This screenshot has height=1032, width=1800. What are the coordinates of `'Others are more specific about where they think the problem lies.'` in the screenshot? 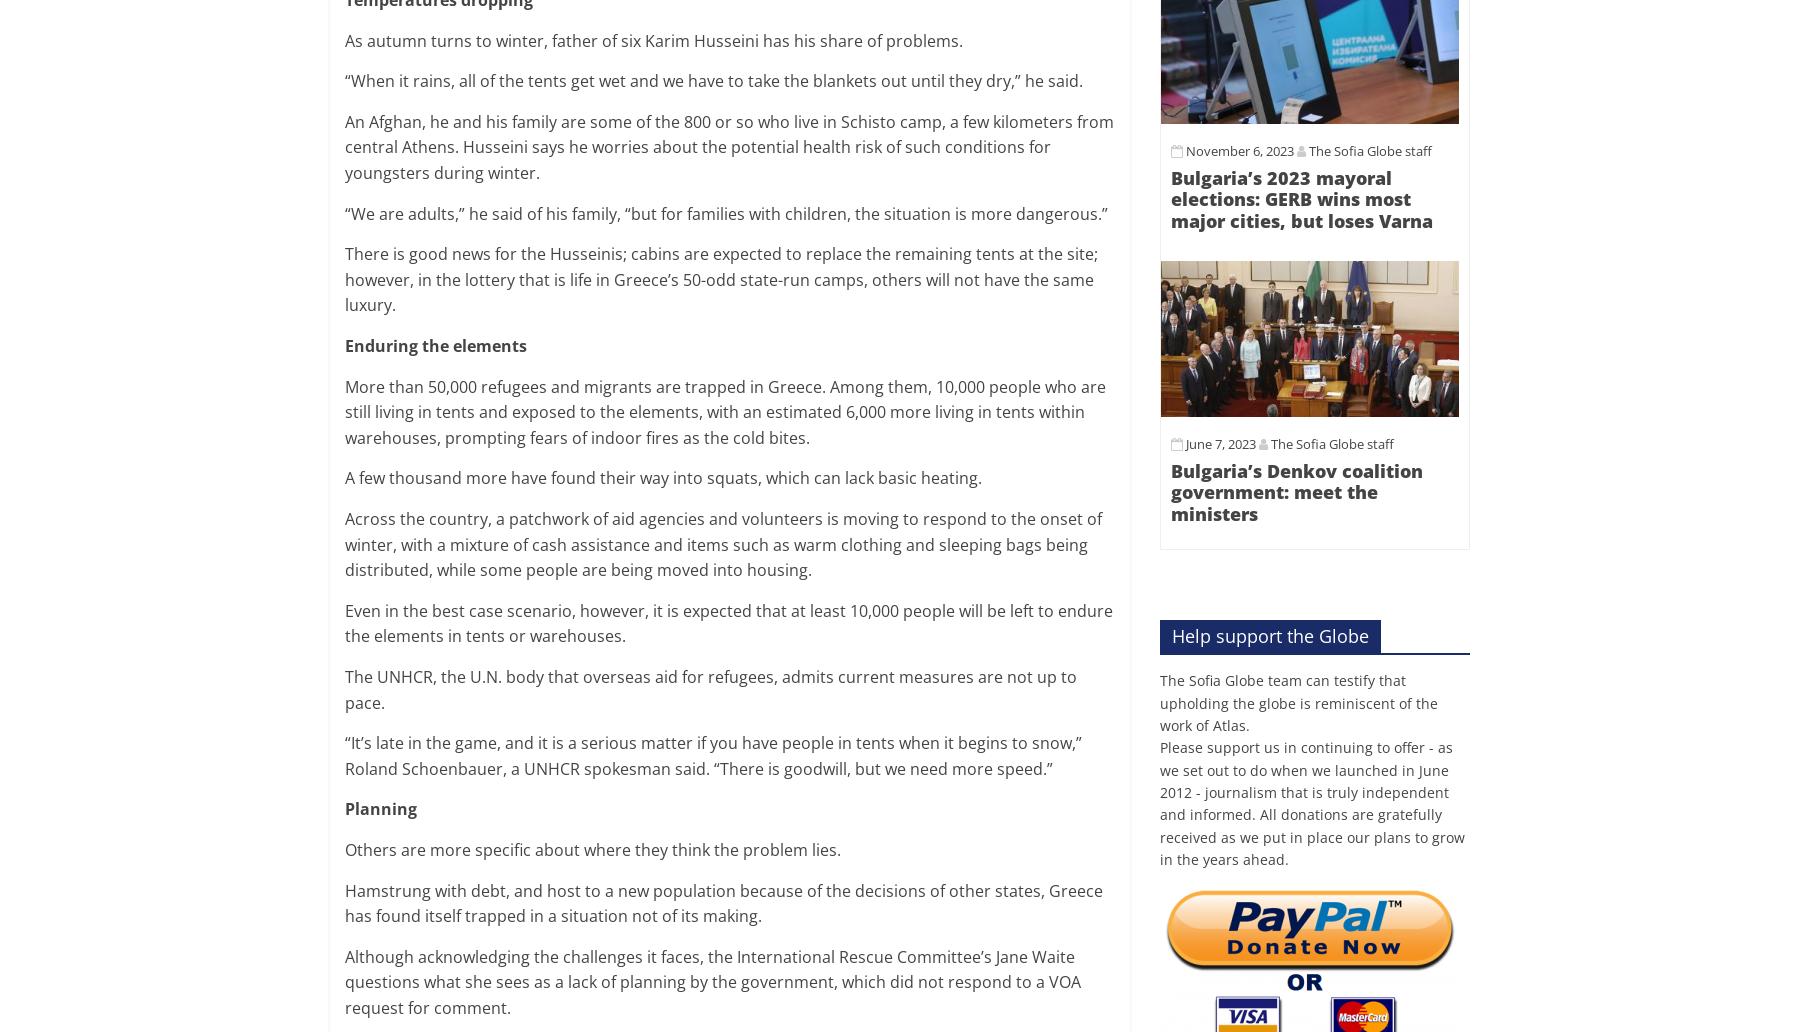 It's located at (592, 849).